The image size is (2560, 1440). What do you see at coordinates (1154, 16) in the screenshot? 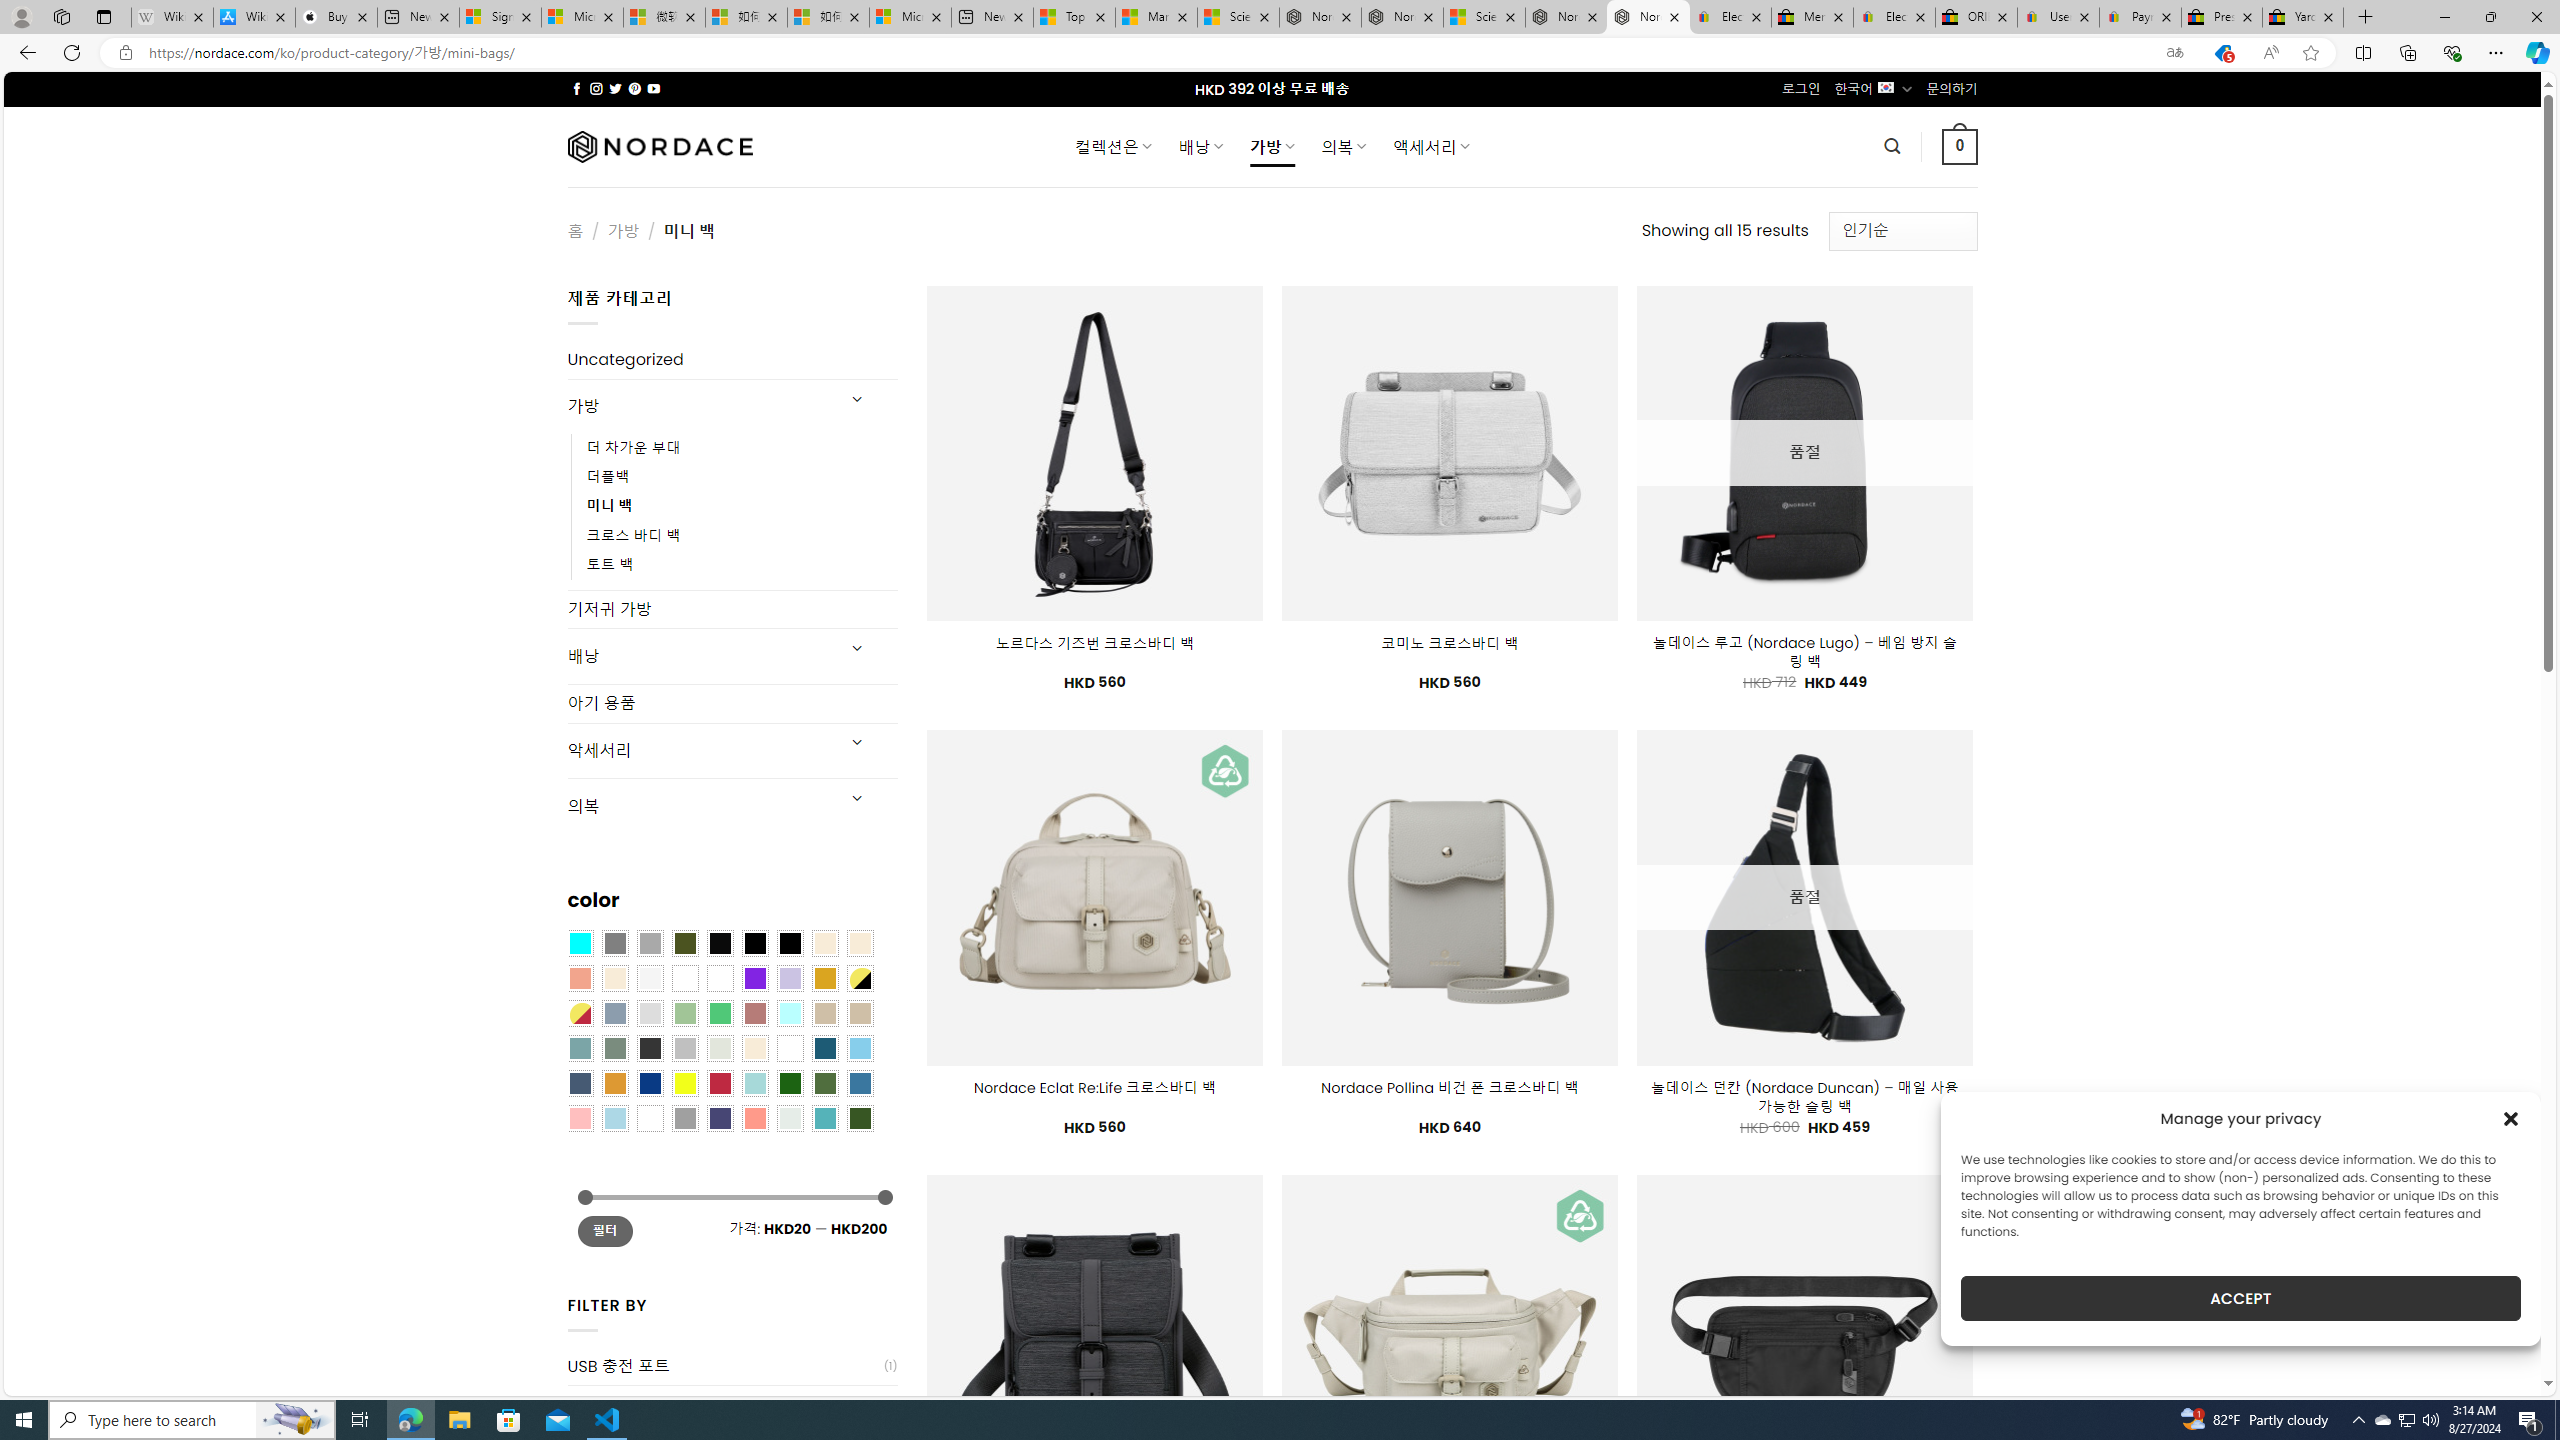
I see `'Marine life - MSN'` at bounding box center [1154, 16].